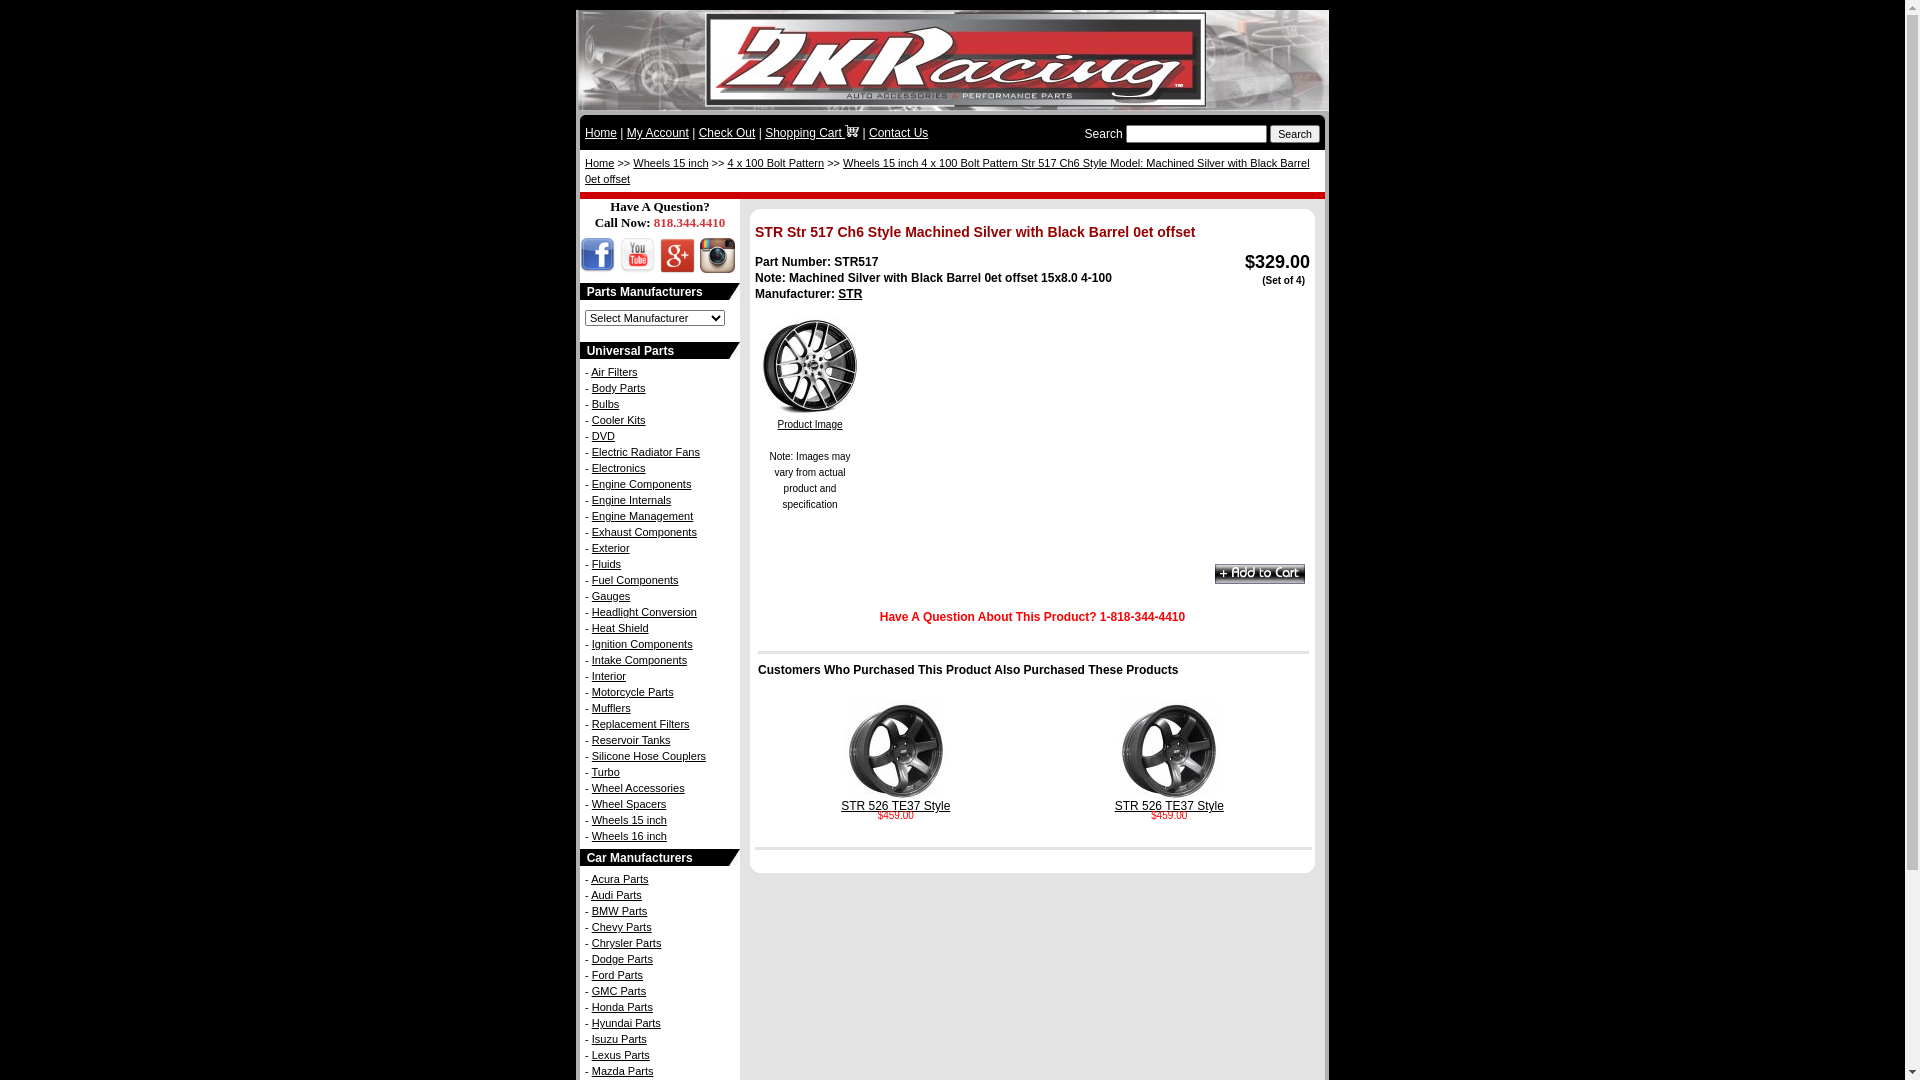 This screenshot has width=1920, height=1080. Describe the element at coordinates (726, 132) in the screenshot. I see `'Check Out'` at that location.